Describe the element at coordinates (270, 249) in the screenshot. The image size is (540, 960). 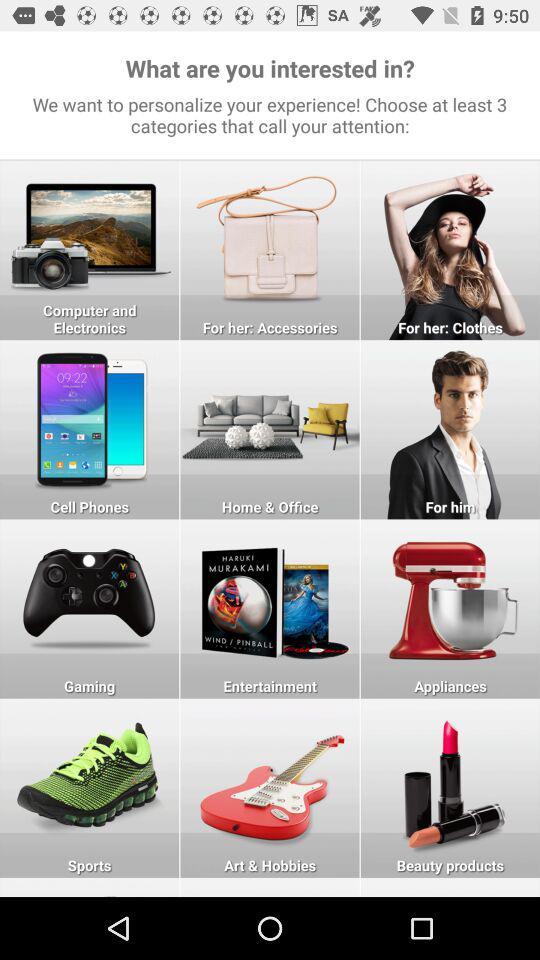
I see `the accessories` at that location.